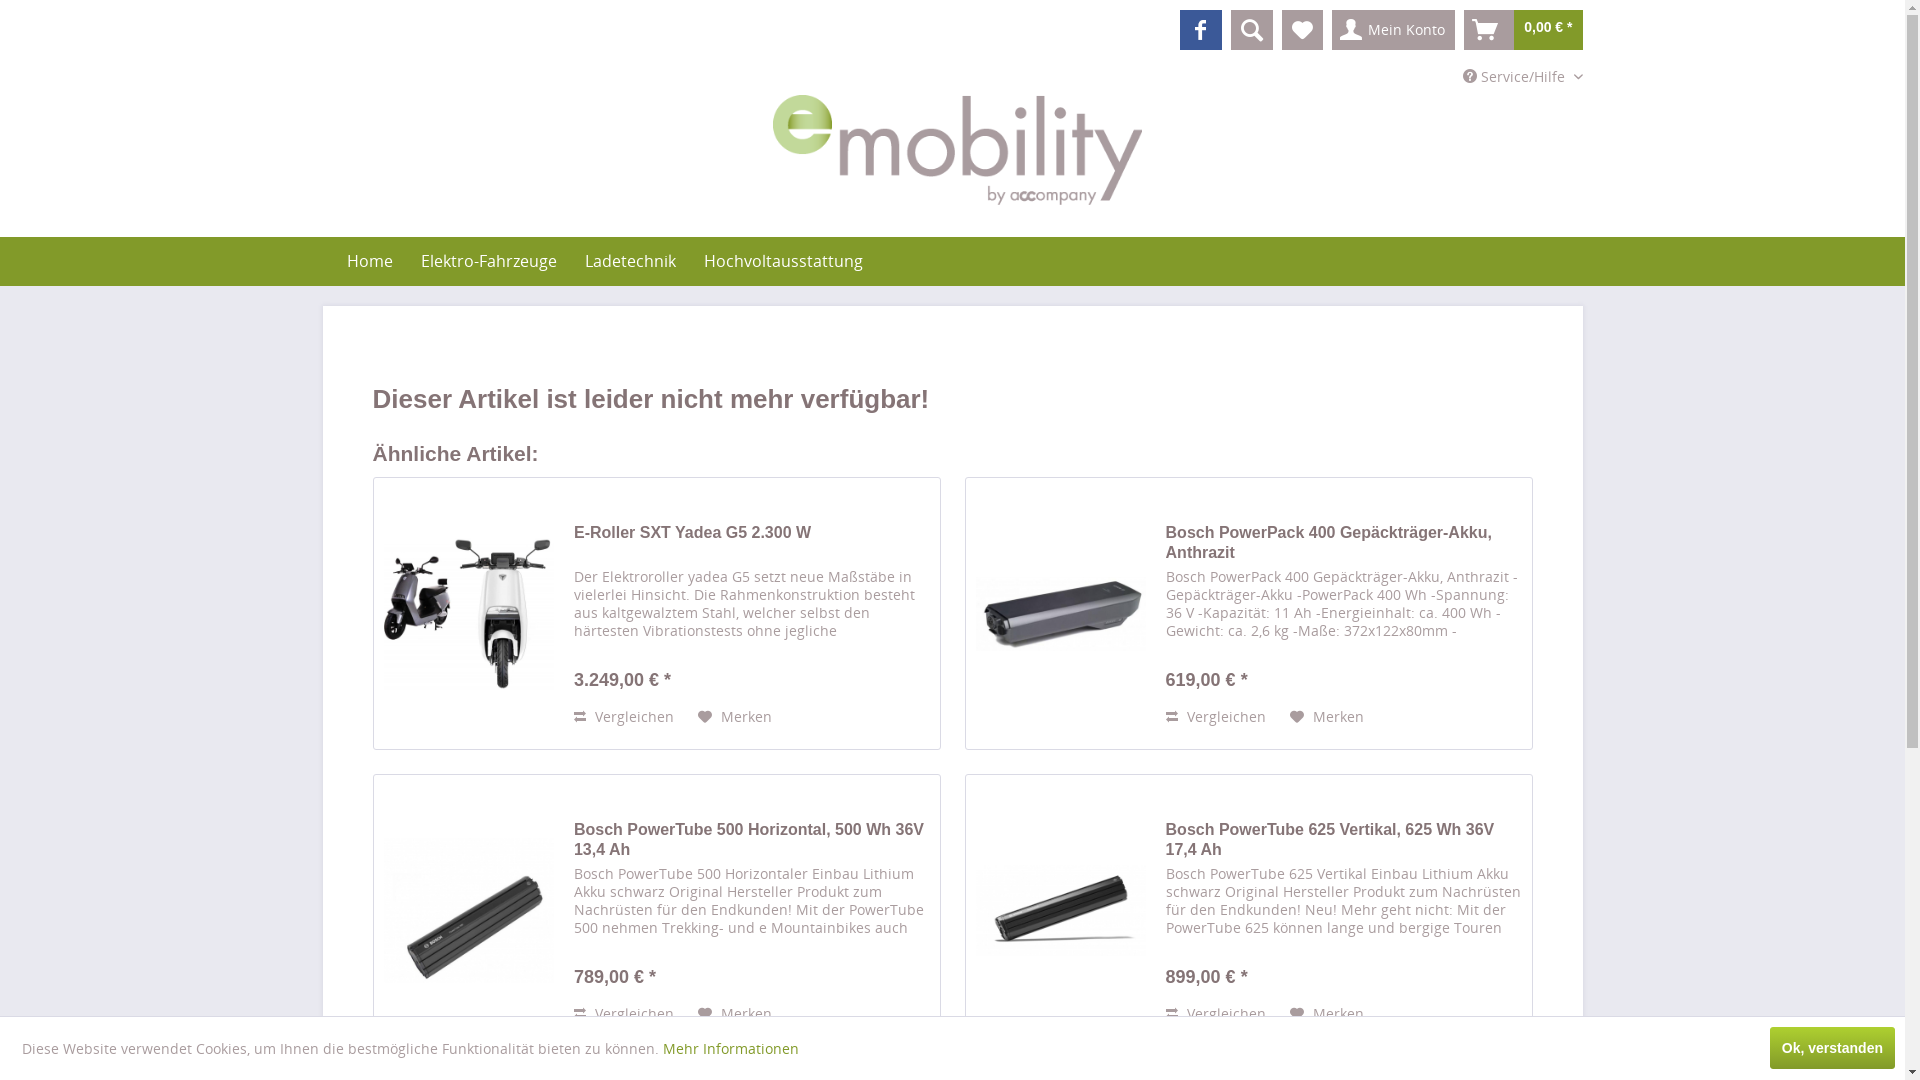 The height and width of the screenshot is (1080, 1920). I want to click on 'Mehr Informationen', so click(729, 1047).